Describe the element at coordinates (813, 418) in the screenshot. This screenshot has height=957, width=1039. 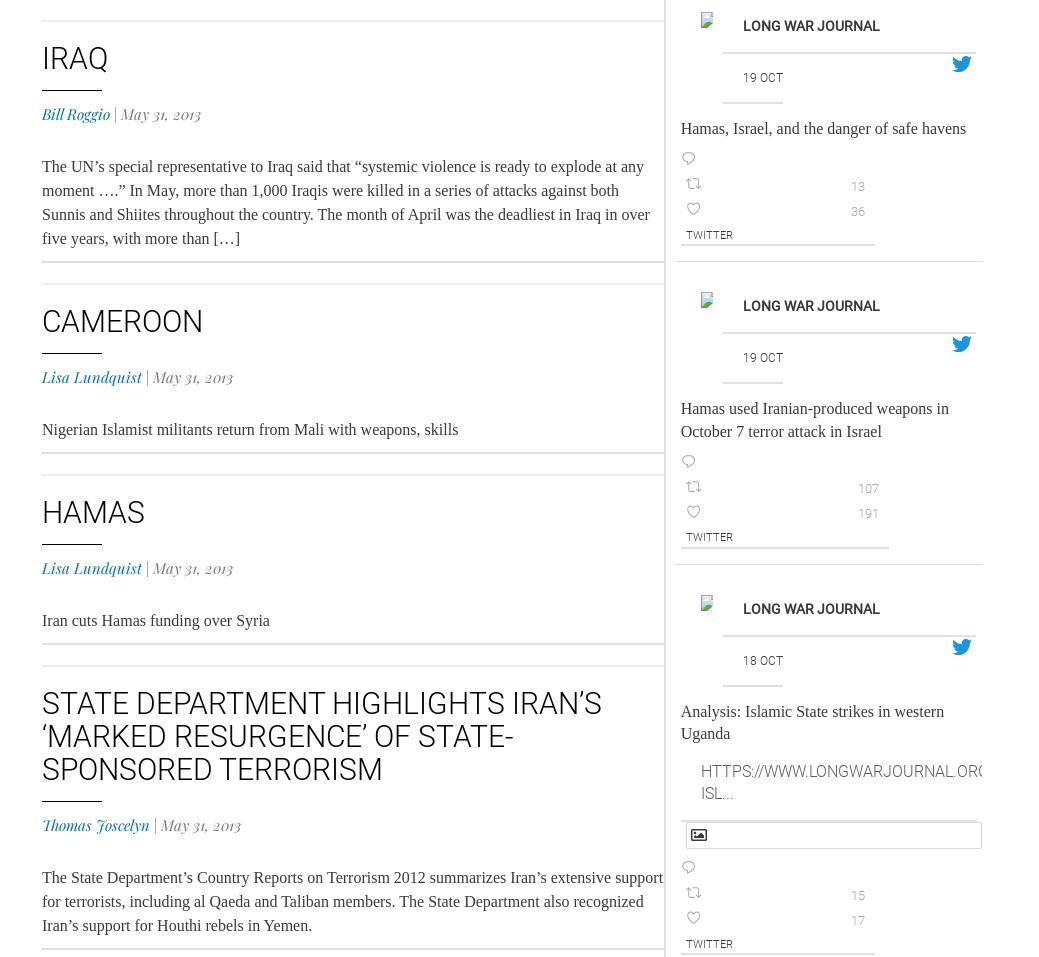
I see `'Hamas used Iranian-produced weapons in October 7 terror attack in Israel'` at that location.